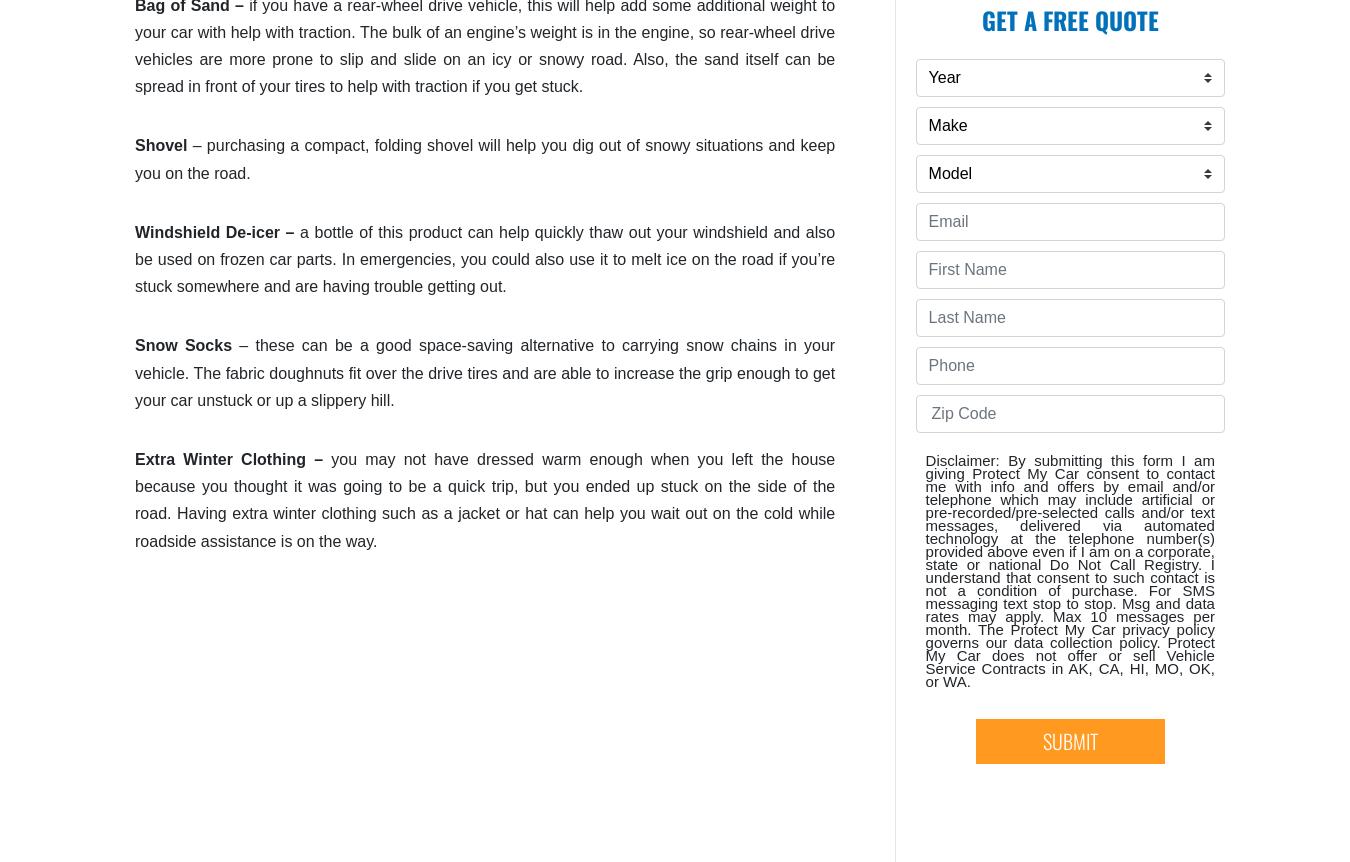 The width and height of the screenshot is (1350, 862). What do you see at coordinates (980, 19) in the screenshot?
I see `'Get A Free Quote'` at bounding box center [980, 19].